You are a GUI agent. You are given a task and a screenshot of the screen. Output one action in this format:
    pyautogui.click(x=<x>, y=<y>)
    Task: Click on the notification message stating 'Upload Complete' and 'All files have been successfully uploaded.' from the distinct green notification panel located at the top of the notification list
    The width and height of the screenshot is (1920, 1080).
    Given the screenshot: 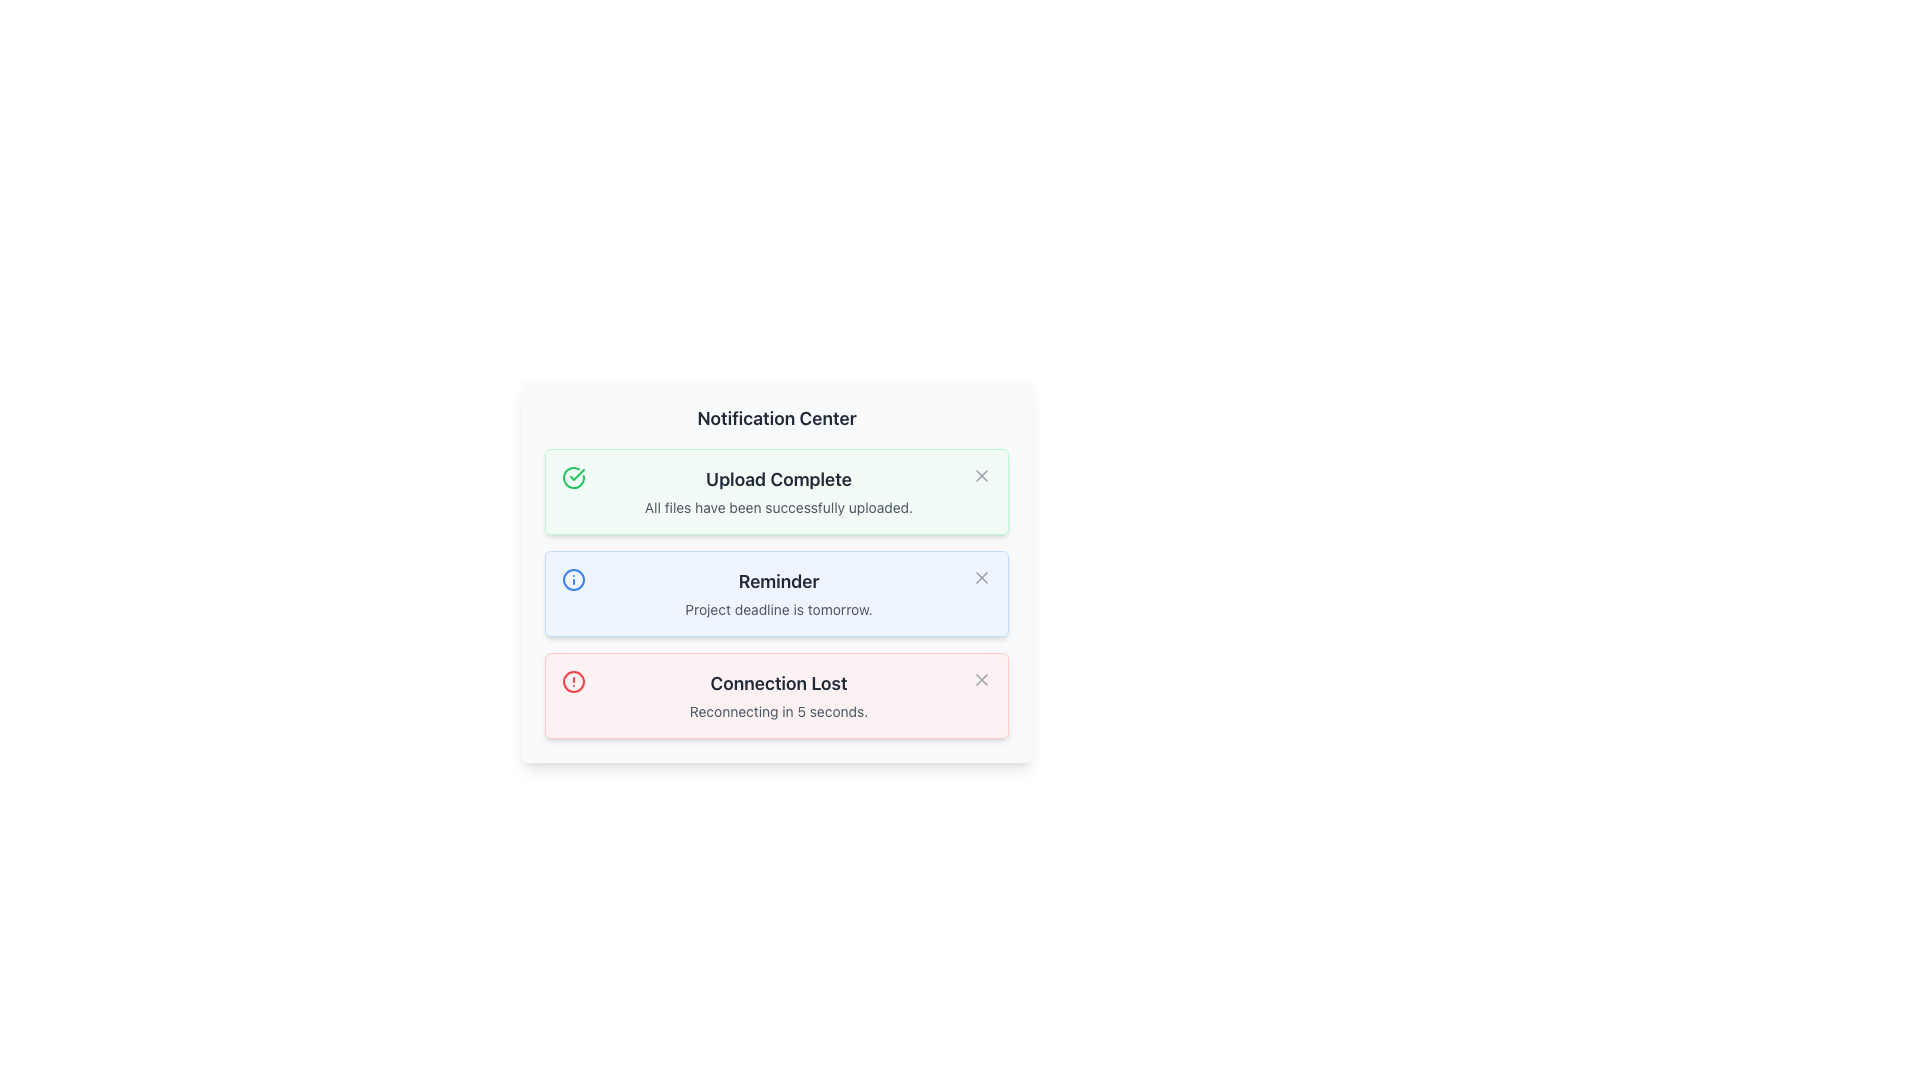 What is the action you would take?
    pyautogui.click(x=776, y=492)
    